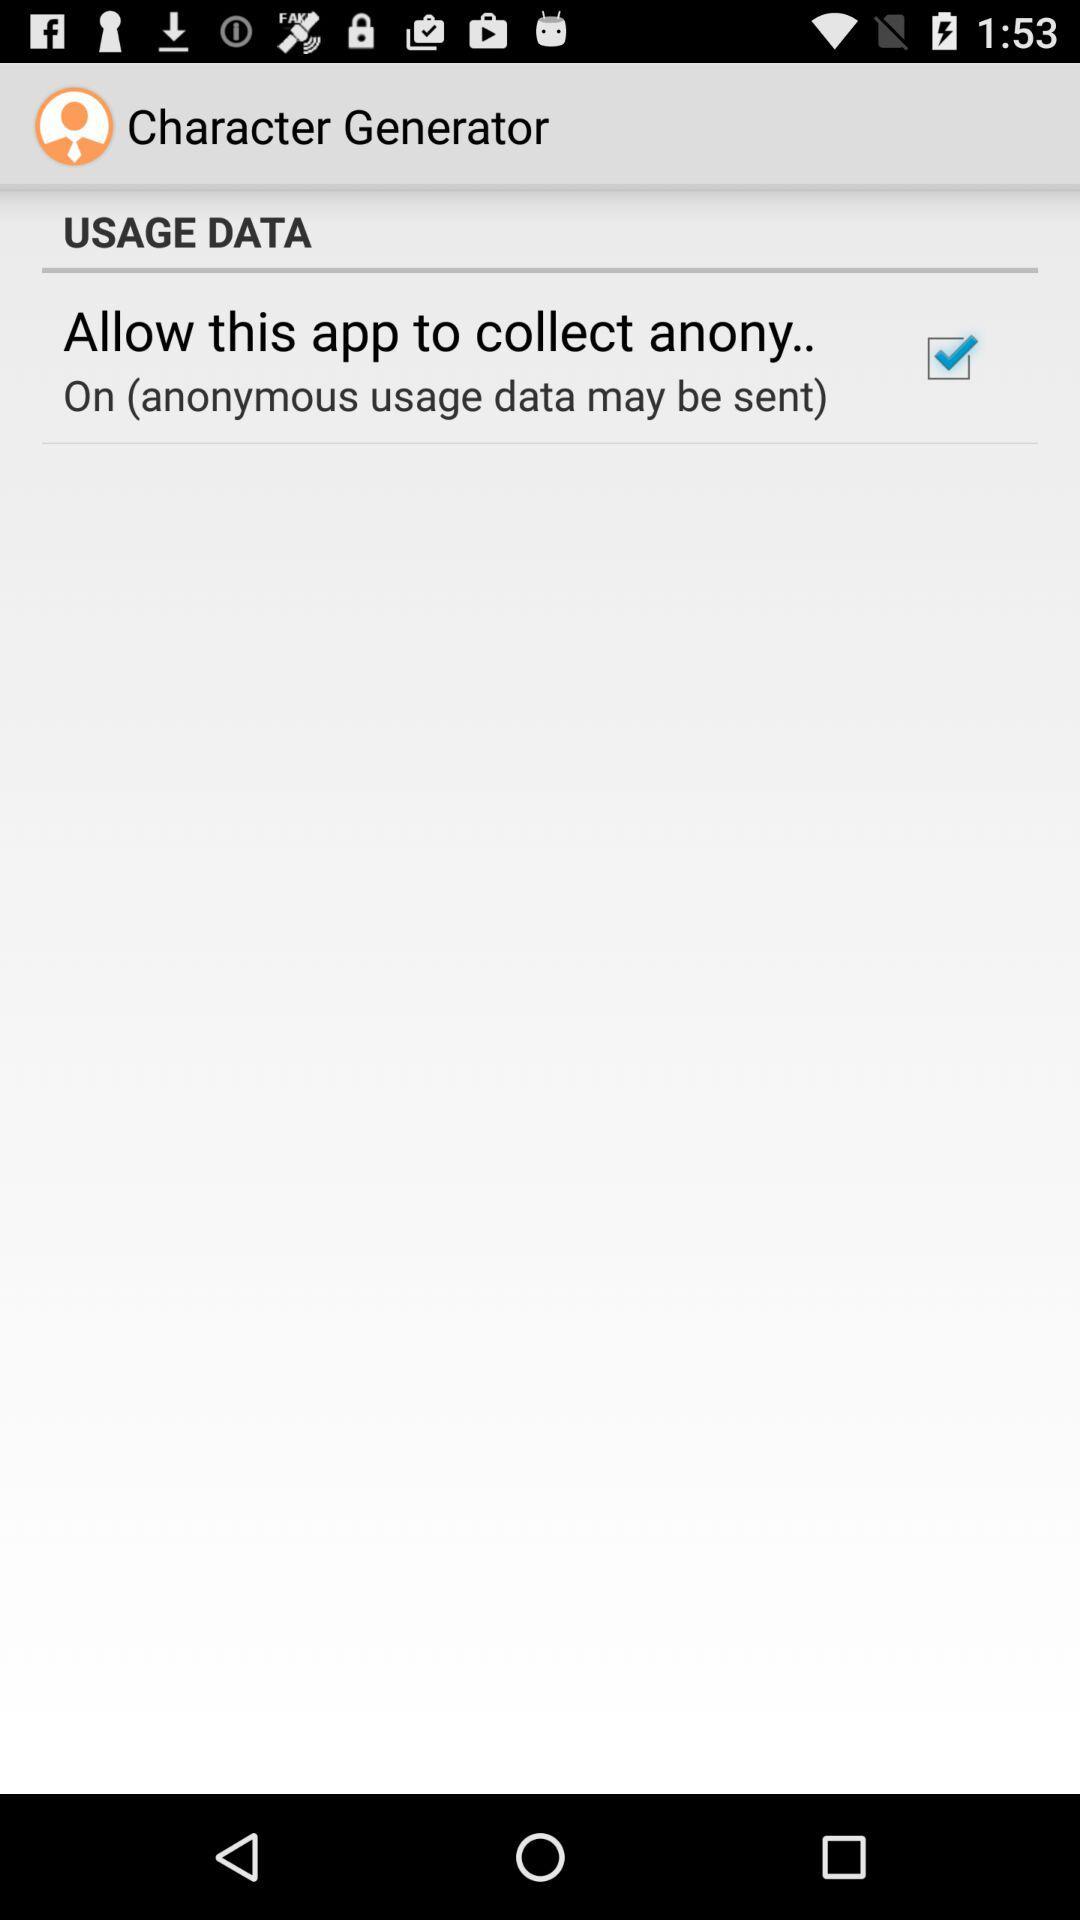 The width and height of the screenshot is (1080, 1920). Describe the element at coordinates (463, 329) in the screenshot. I see `the icon above the on anonymous usage` at that location.